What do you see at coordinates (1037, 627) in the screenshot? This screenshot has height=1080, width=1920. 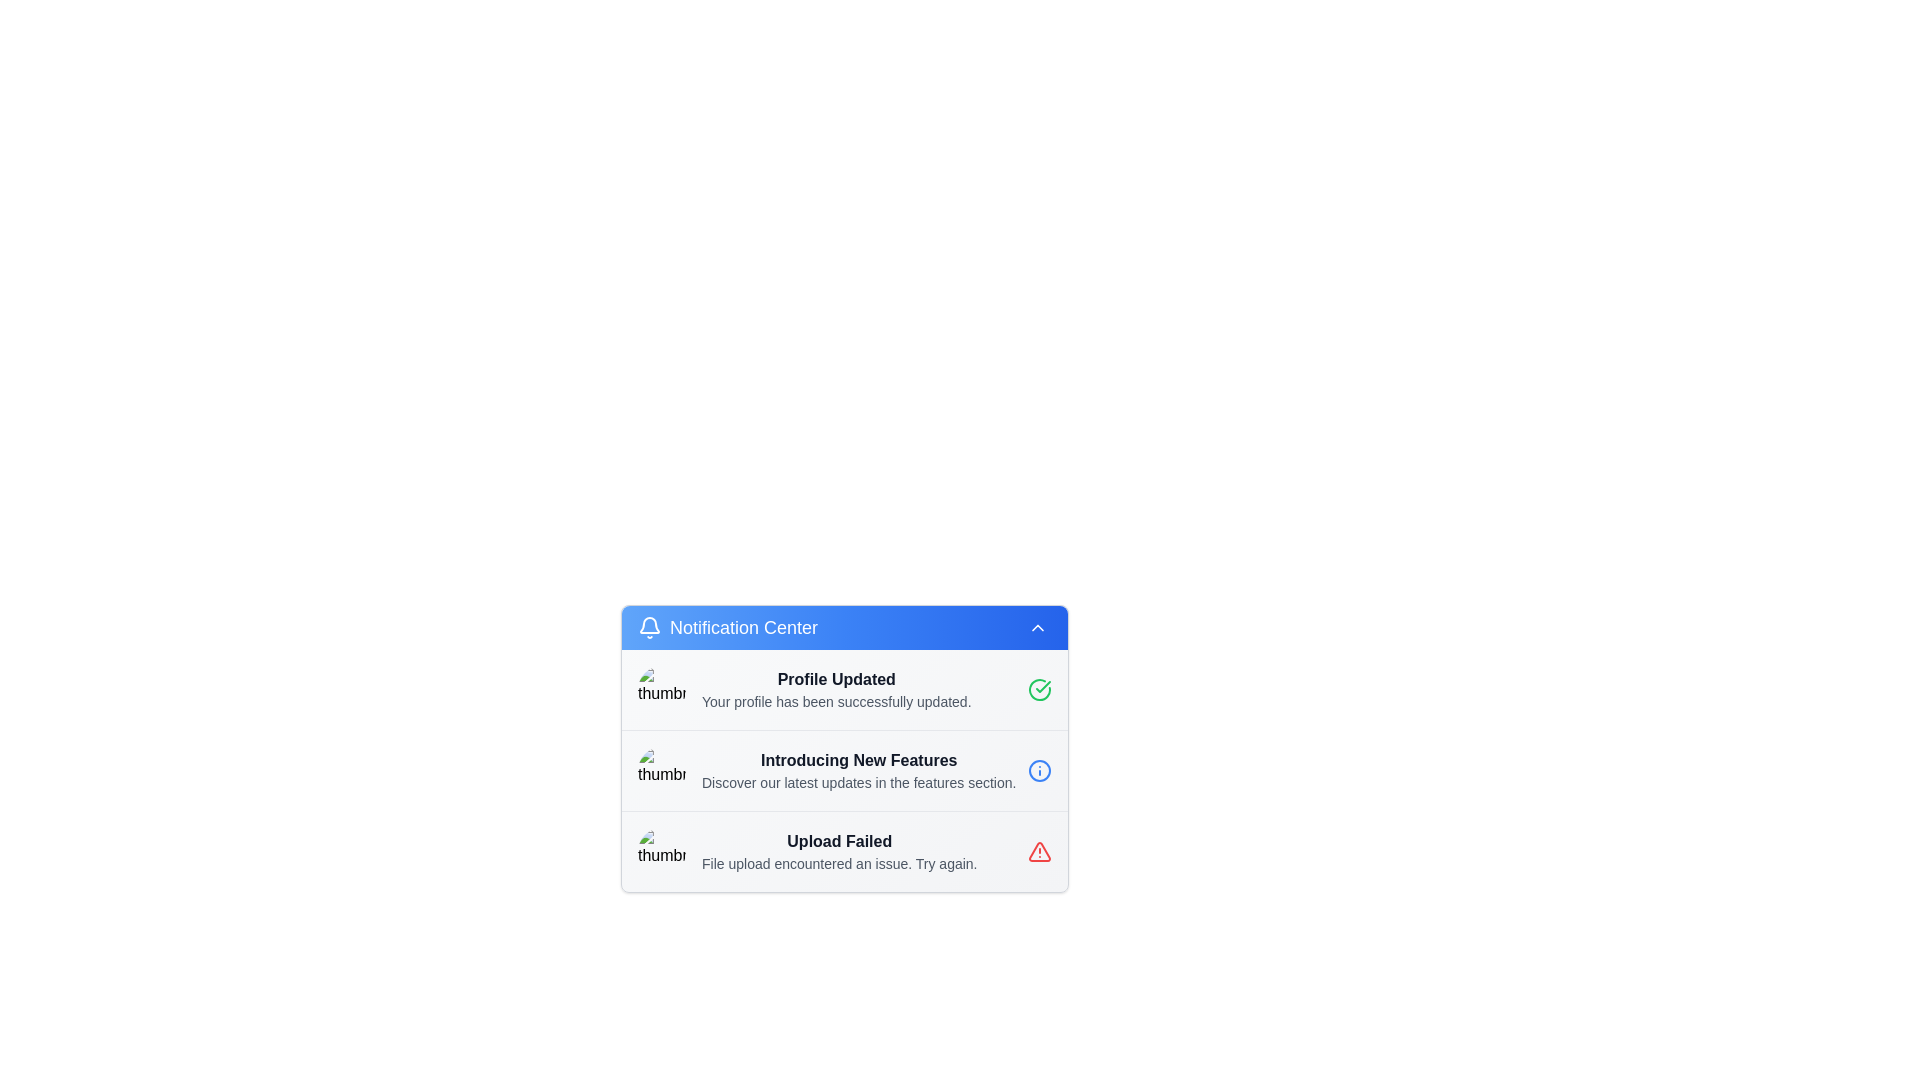 I see `the upward-pointing chevron icon located at the top-right corner of the notification center panel` at bounding box center [1037, 627].